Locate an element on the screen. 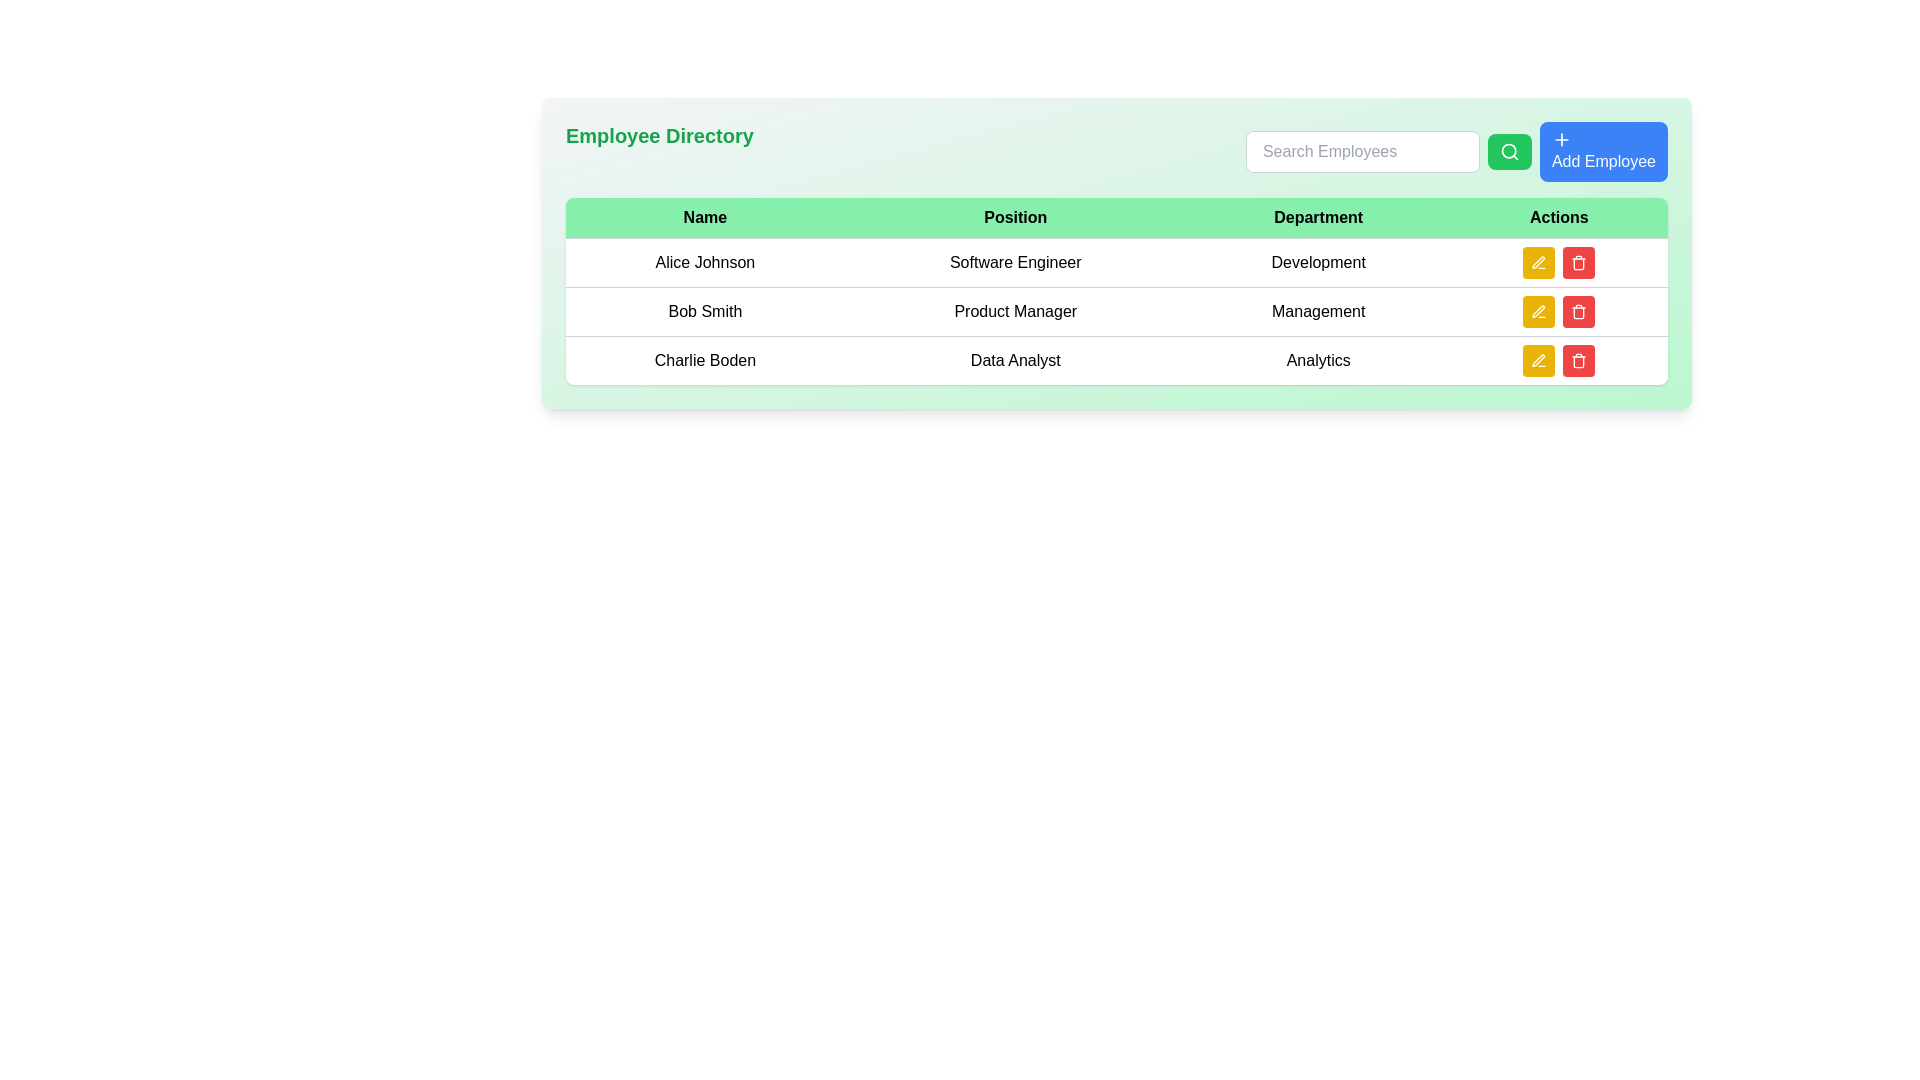  the yellow pen icon button in the 'Actions' column of the second row is located at coordinates (1538, 312).